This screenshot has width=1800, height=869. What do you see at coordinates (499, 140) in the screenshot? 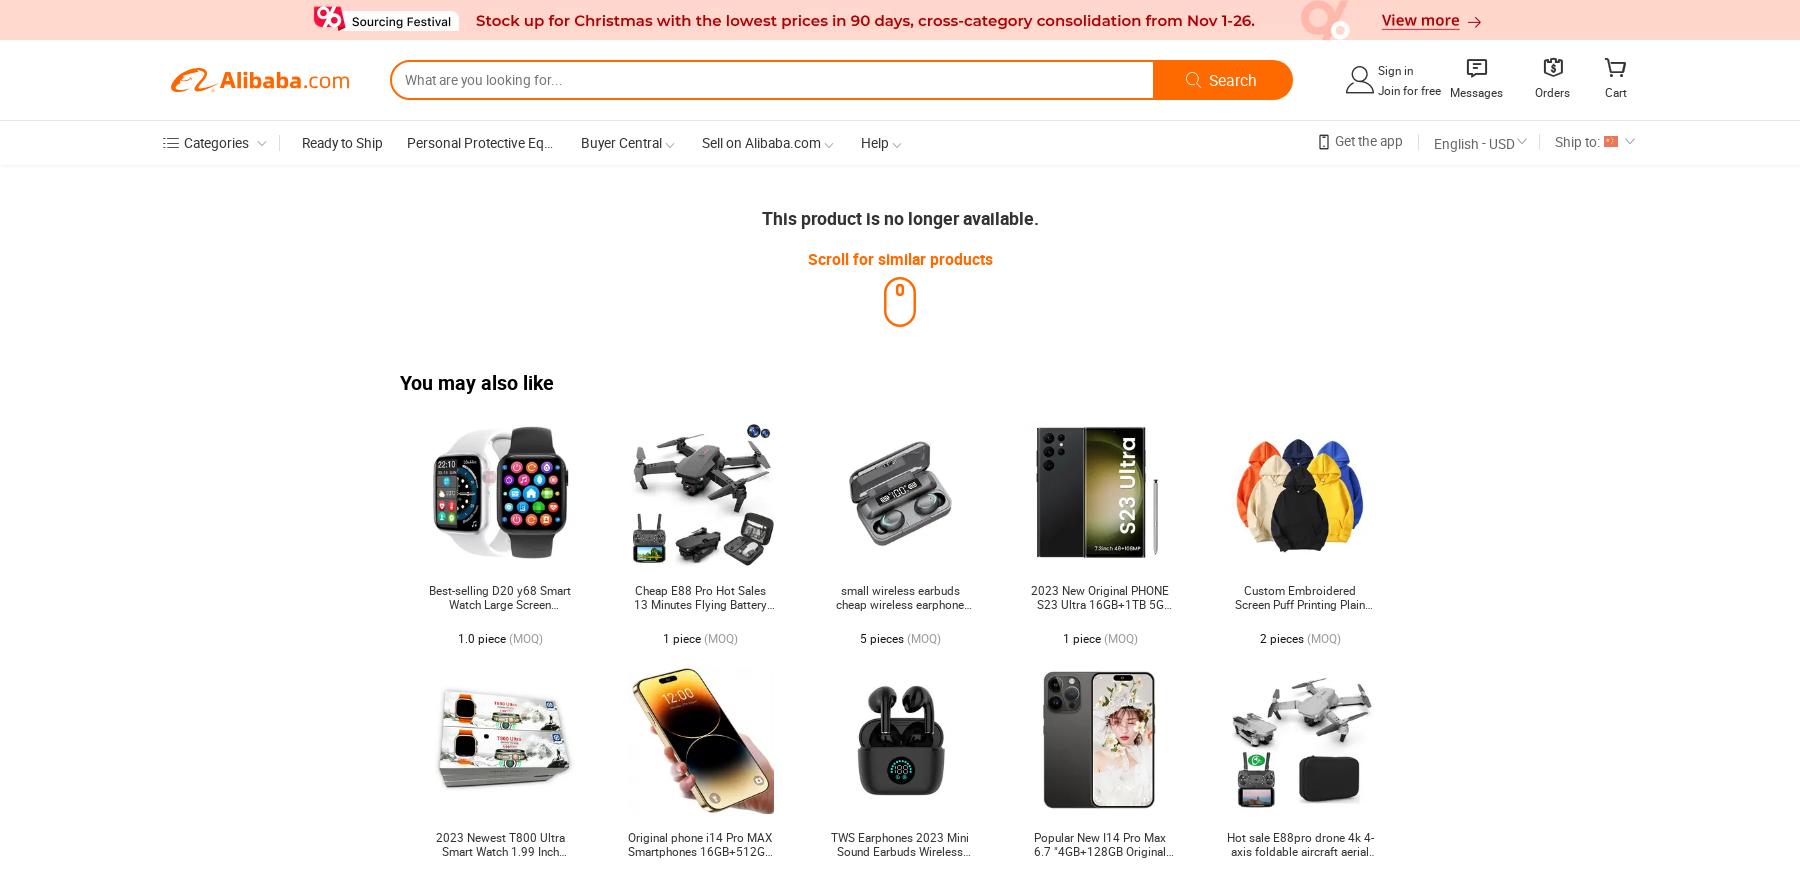
I see `'Personal Protective Equipment'` at bounding box center [499, 140].